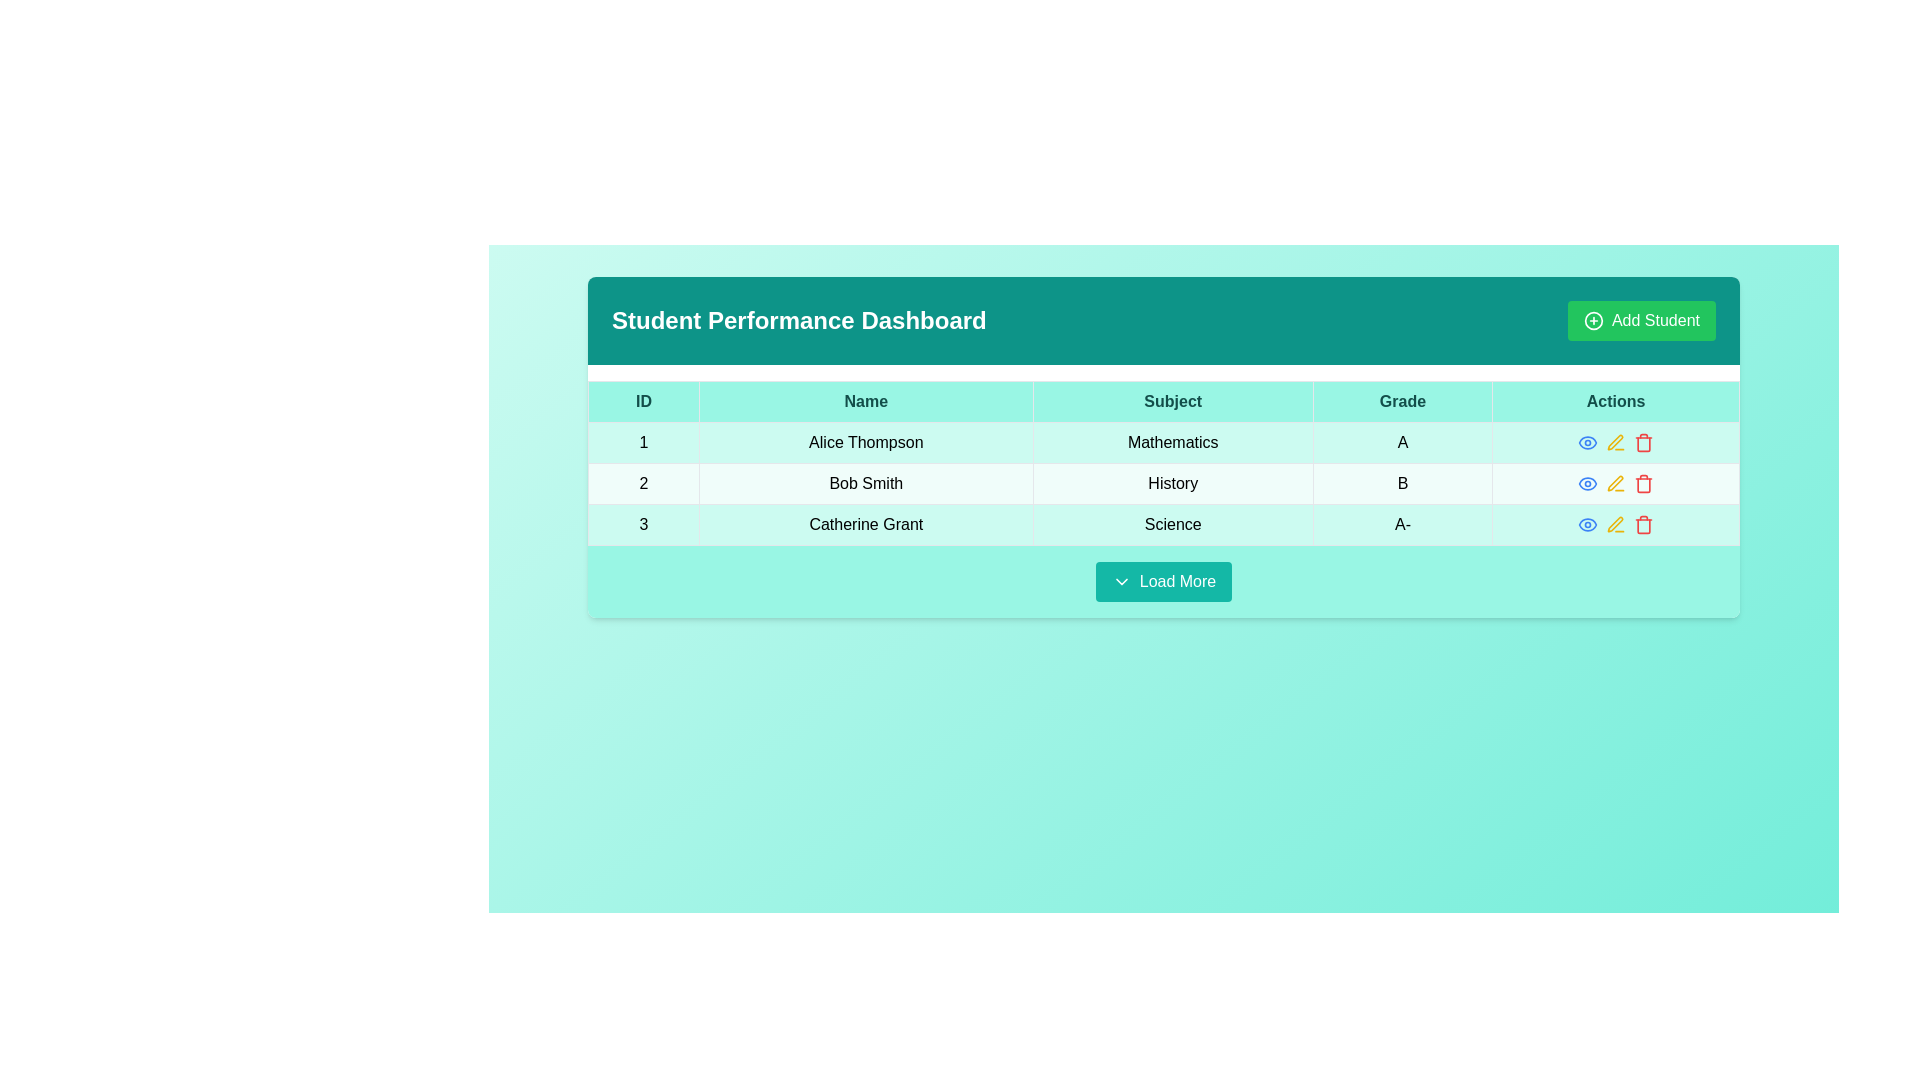 Image resolution: width=1920 pixels, height=1080 pixels. Describe the element at coordinates (866, 442) in the screenshot. I see `the 'Alice Thompson' label, which is located in the second column of the first row of a data table, styled with light teal shades and bordered rectangular cell` at that location.